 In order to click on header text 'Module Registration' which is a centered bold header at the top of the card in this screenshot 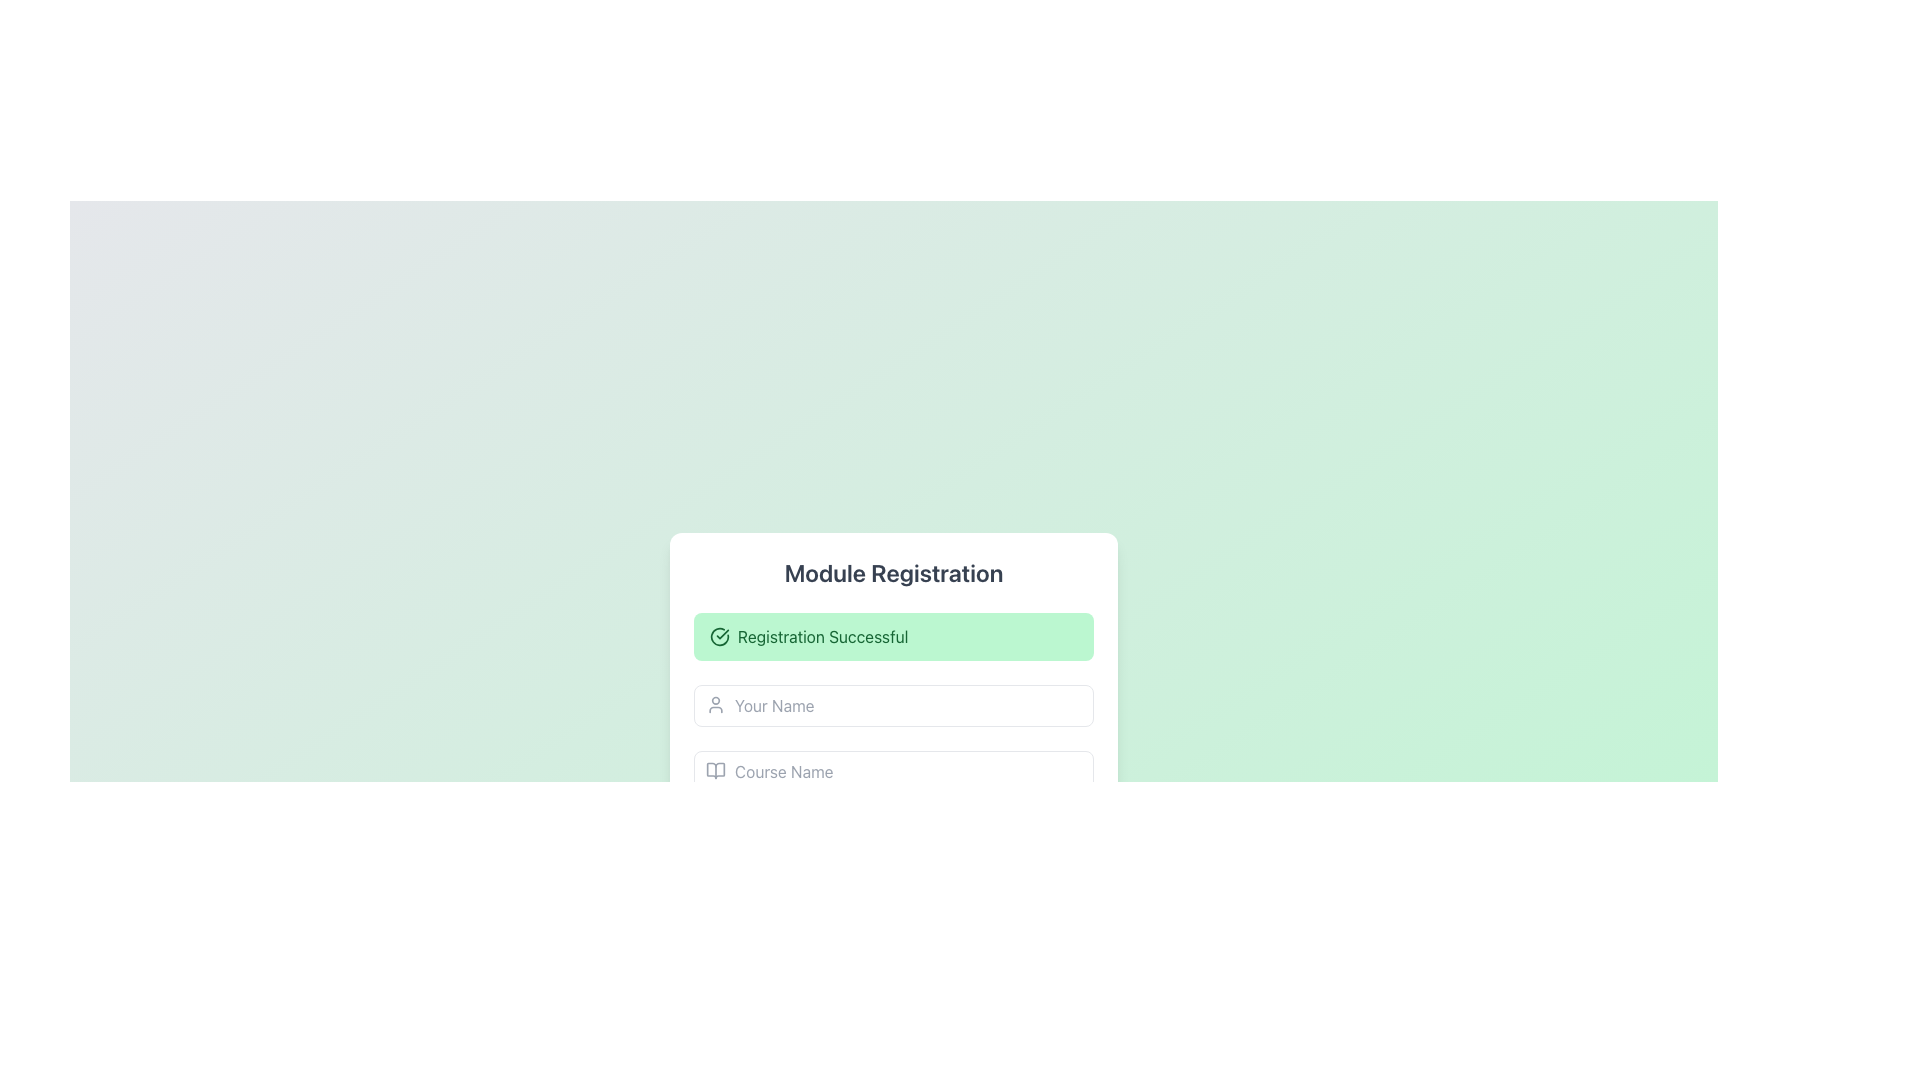, I will do `click(892, 573)`.